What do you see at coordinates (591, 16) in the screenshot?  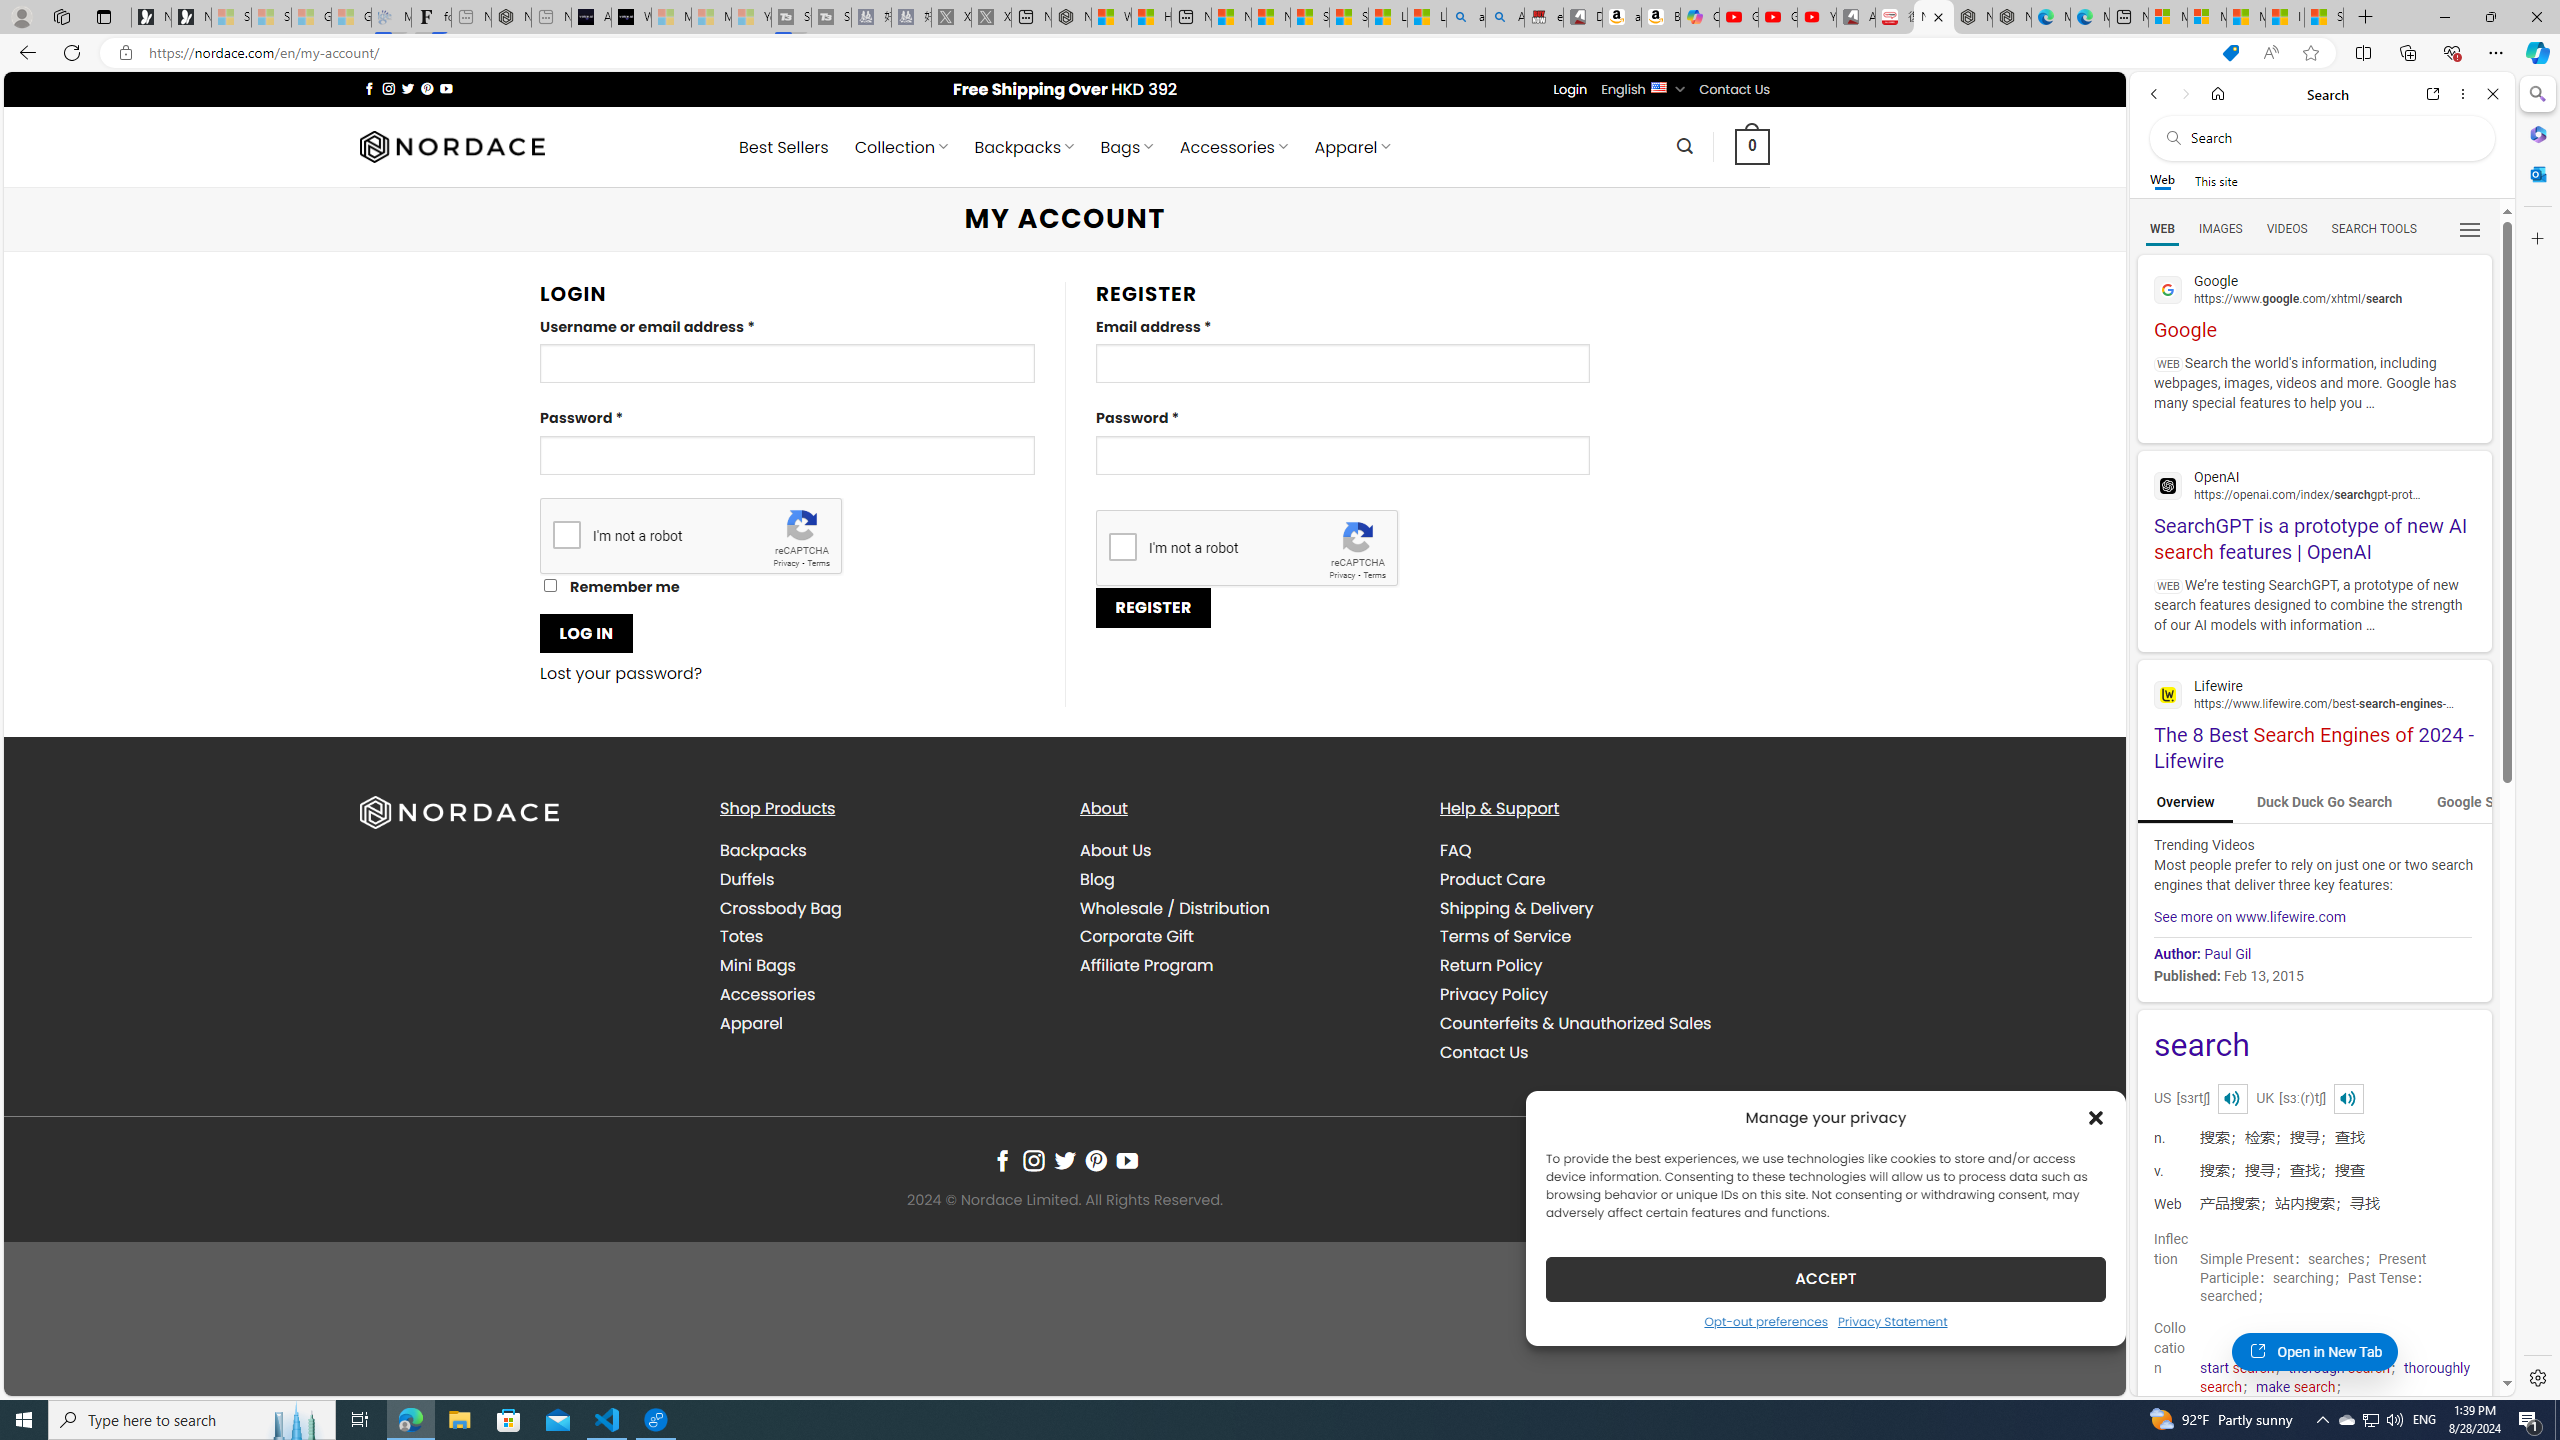 I see `'AI Voice Changer for PC and Mac - Voice.ai'` at bounding box center [591, 16].